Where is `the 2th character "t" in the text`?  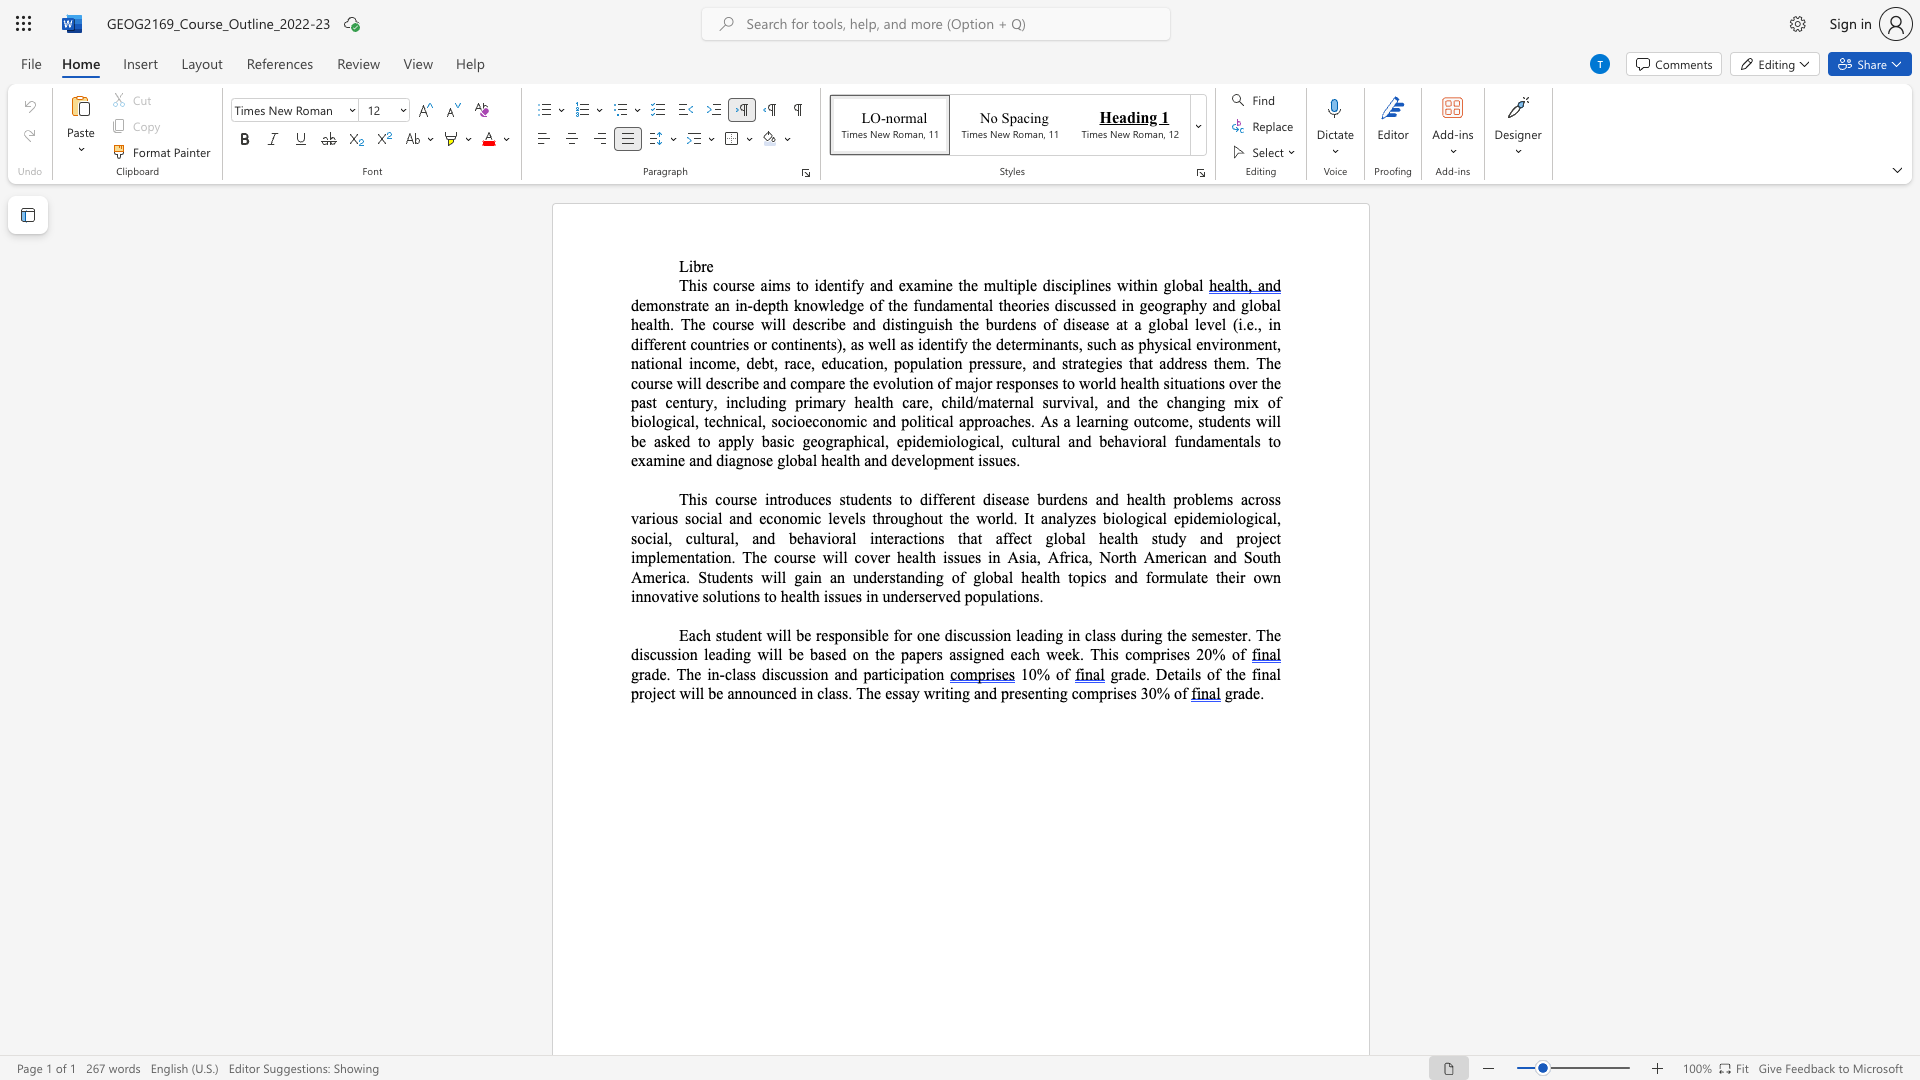 the 2th character "t" in the text is located at coordinates (1269, 440).